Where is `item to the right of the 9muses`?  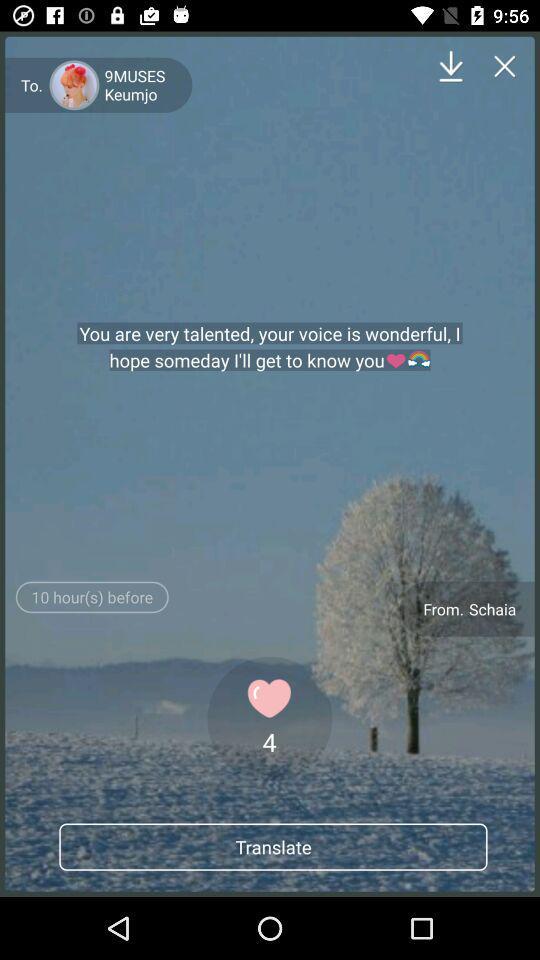
item to the right of the 9muses is located at coordinates (451, 66).